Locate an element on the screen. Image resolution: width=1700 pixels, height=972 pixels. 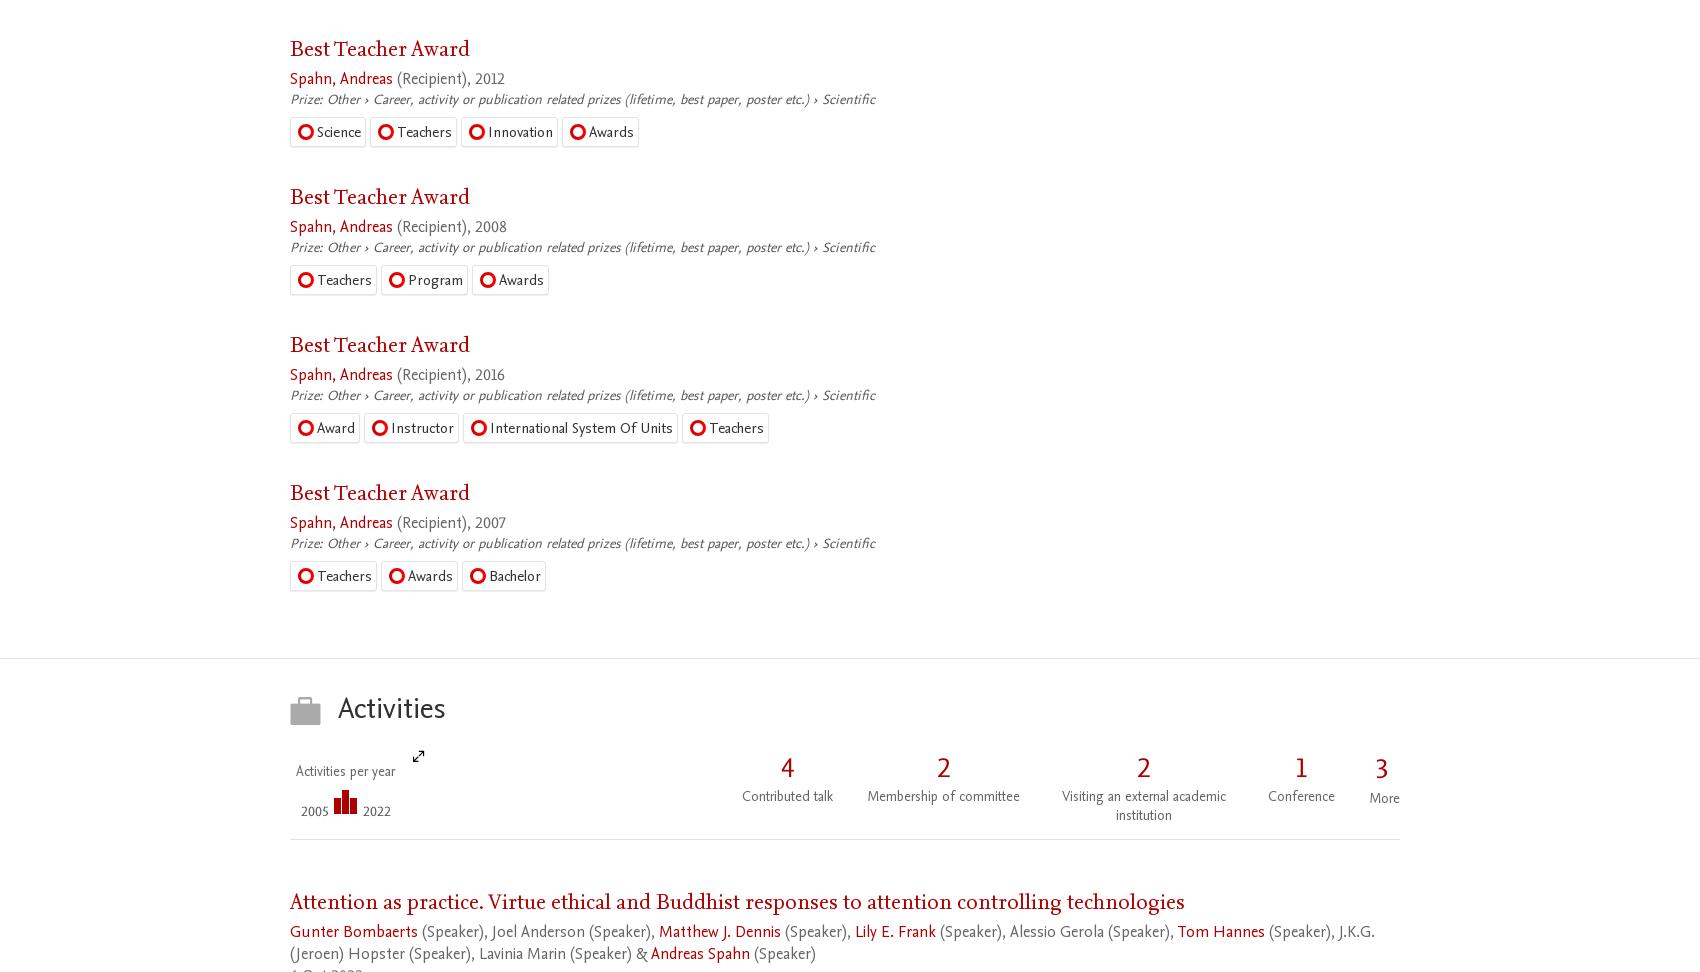
'Matthew J. Dennis' is located at coordinates (658, 930).